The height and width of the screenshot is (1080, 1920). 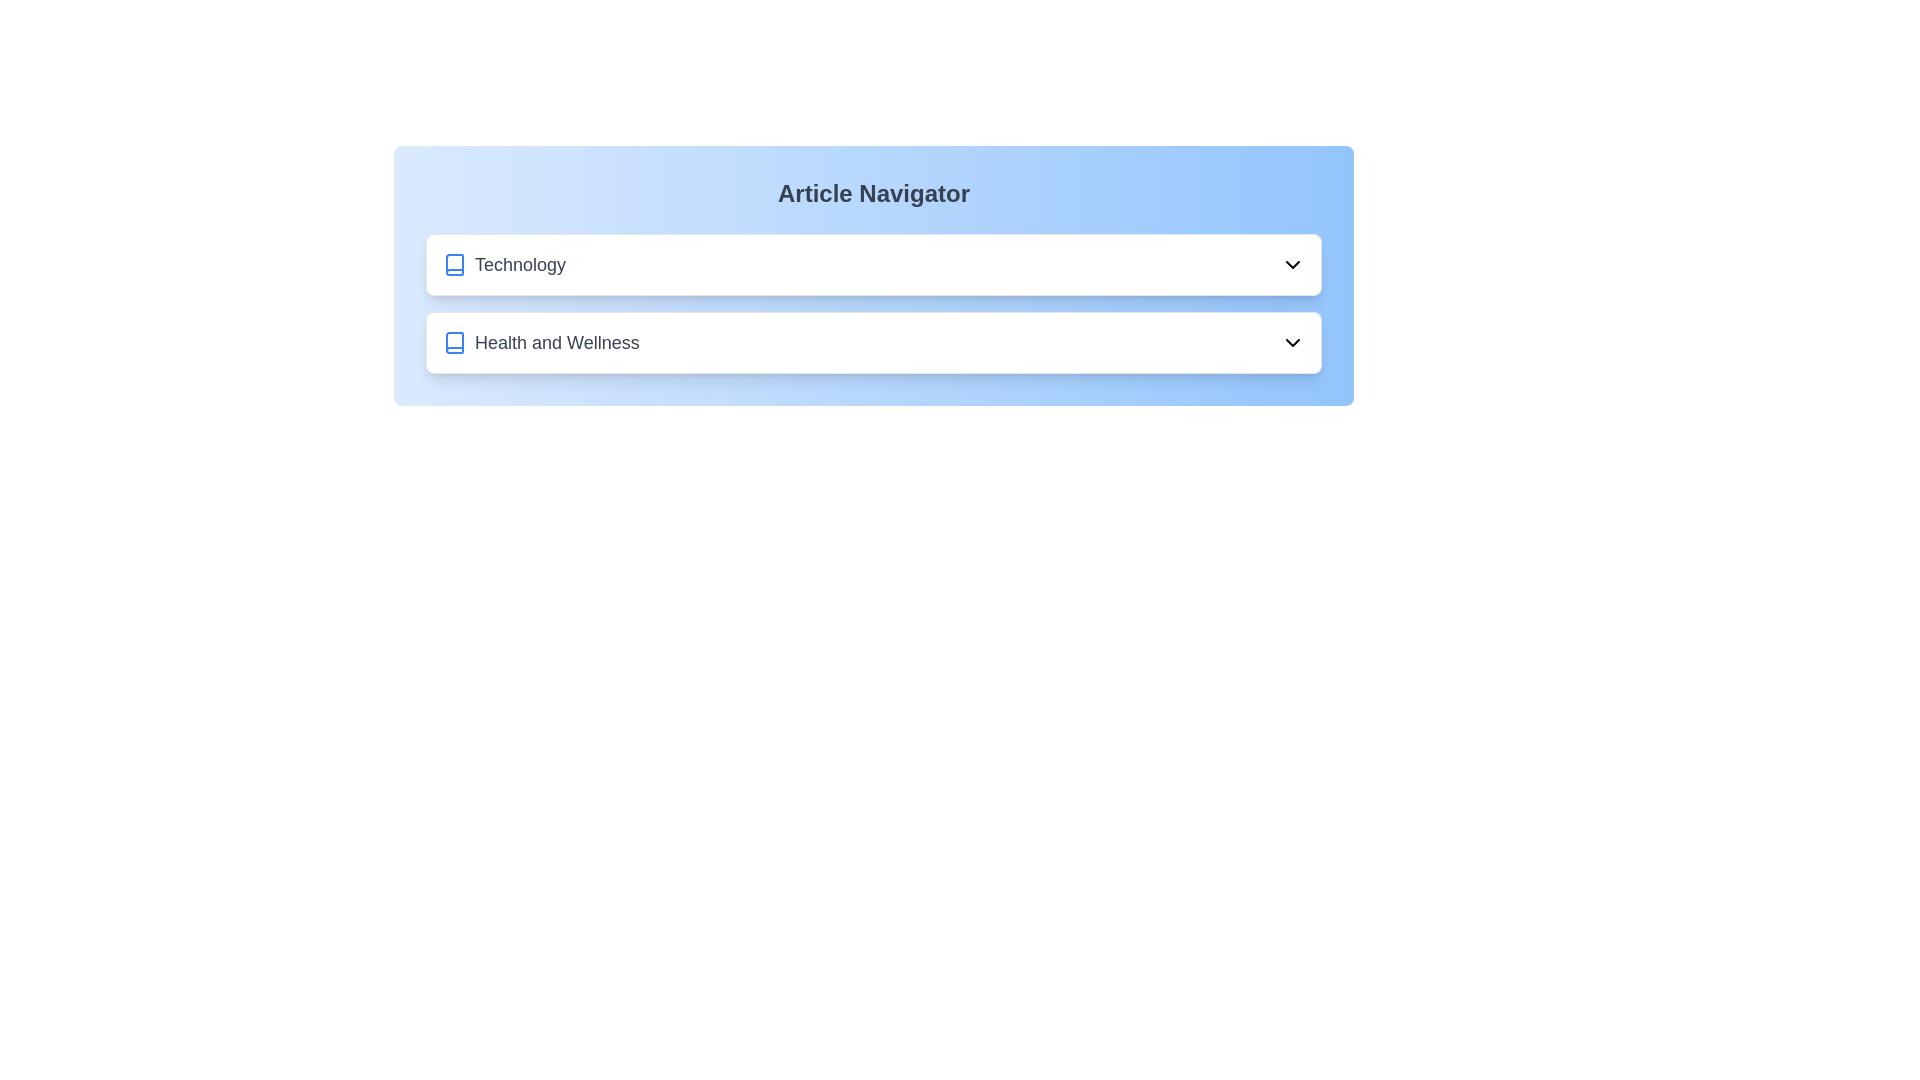 What do you see at coordinates (541, 342) in the screenshot?
I see `the 'Health and Wellness' label with a blue open book icon` at bounding box center [541, 342].